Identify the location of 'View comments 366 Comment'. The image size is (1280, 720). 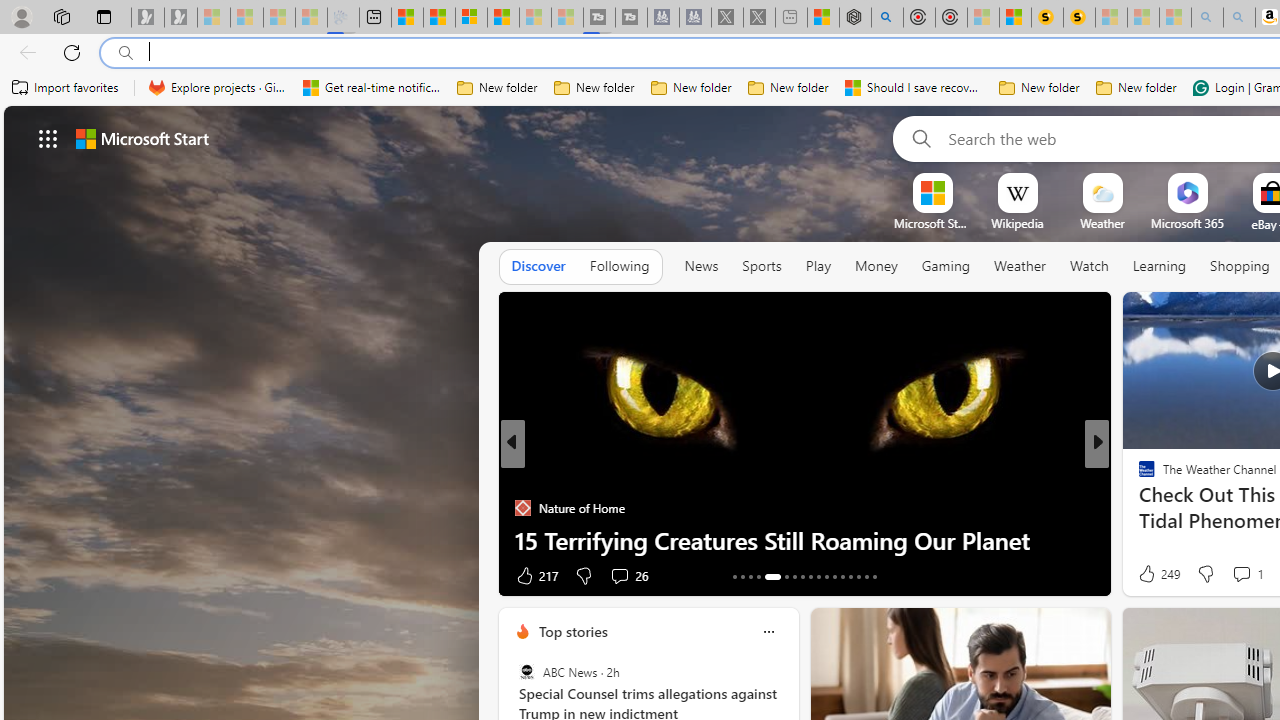
(1234, 575).